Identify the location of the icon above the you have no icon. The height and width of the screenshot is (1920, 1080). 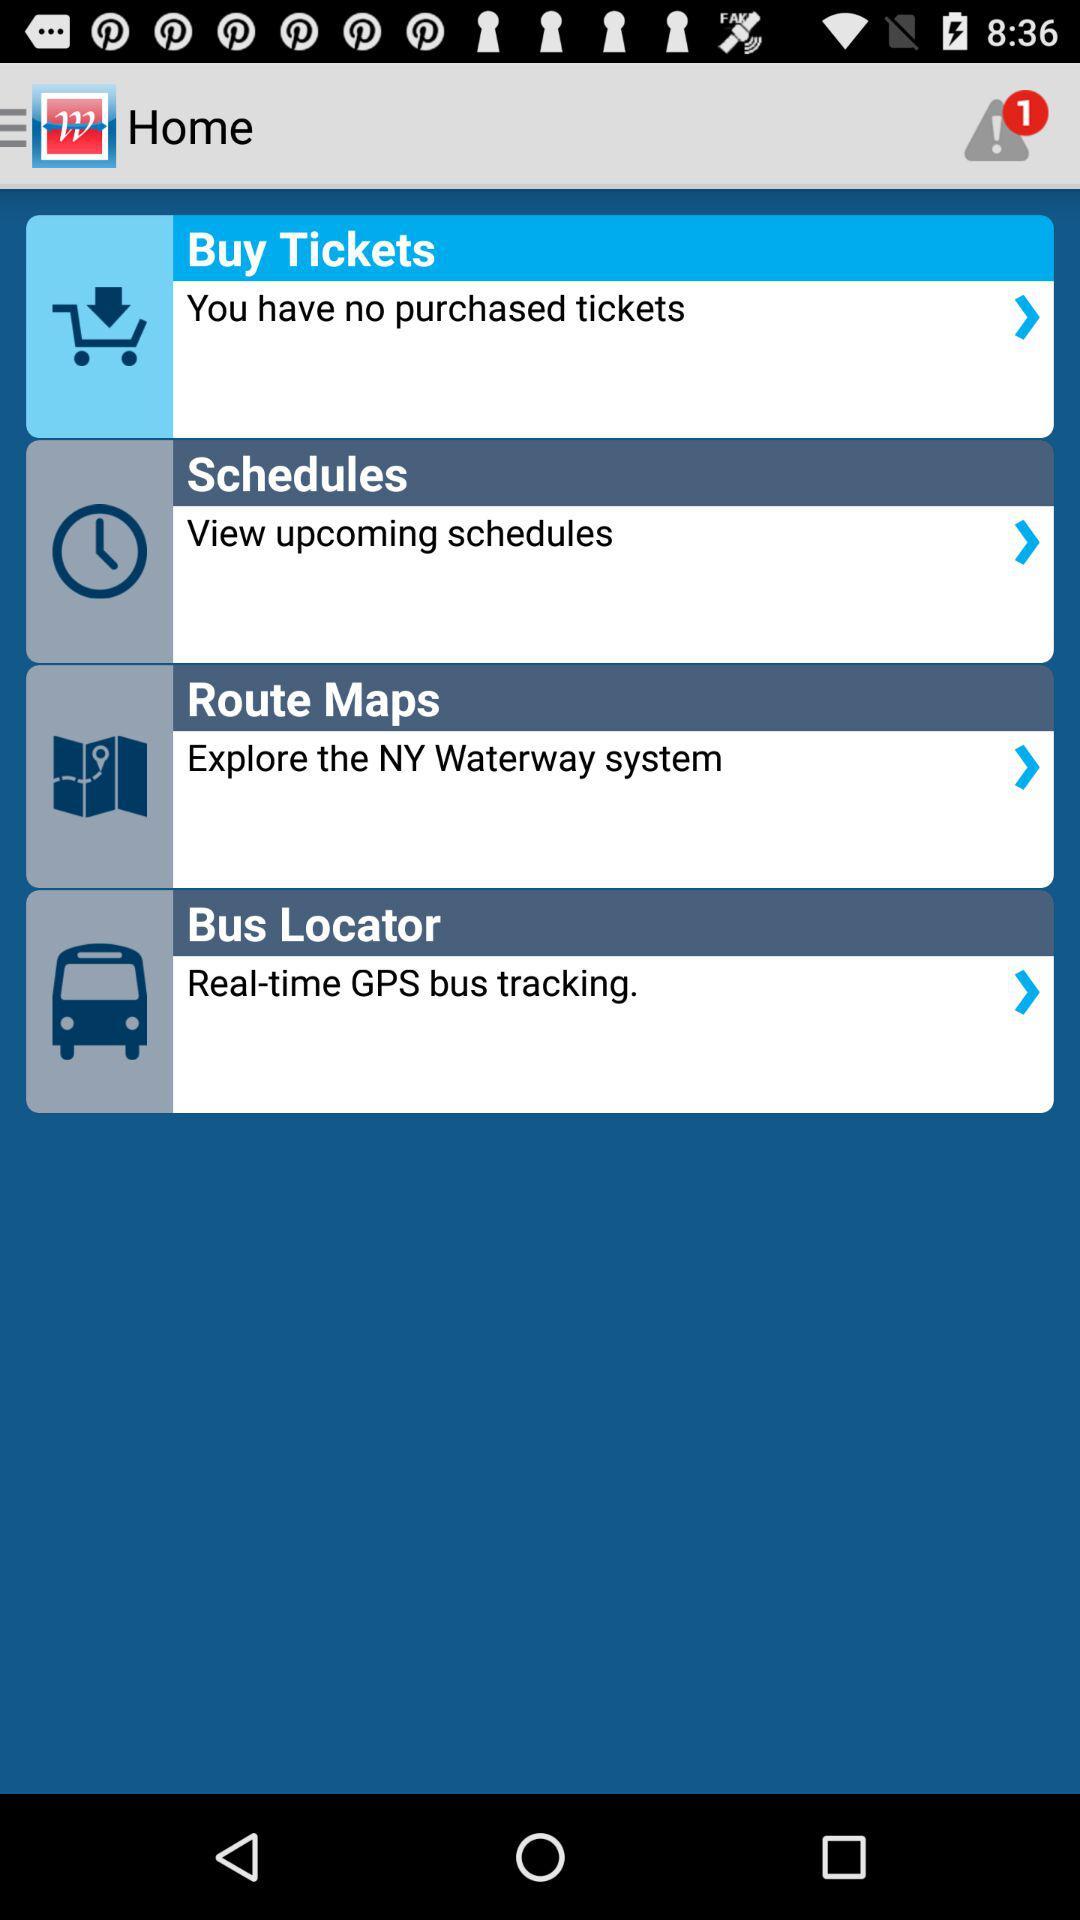
(1006, 124).